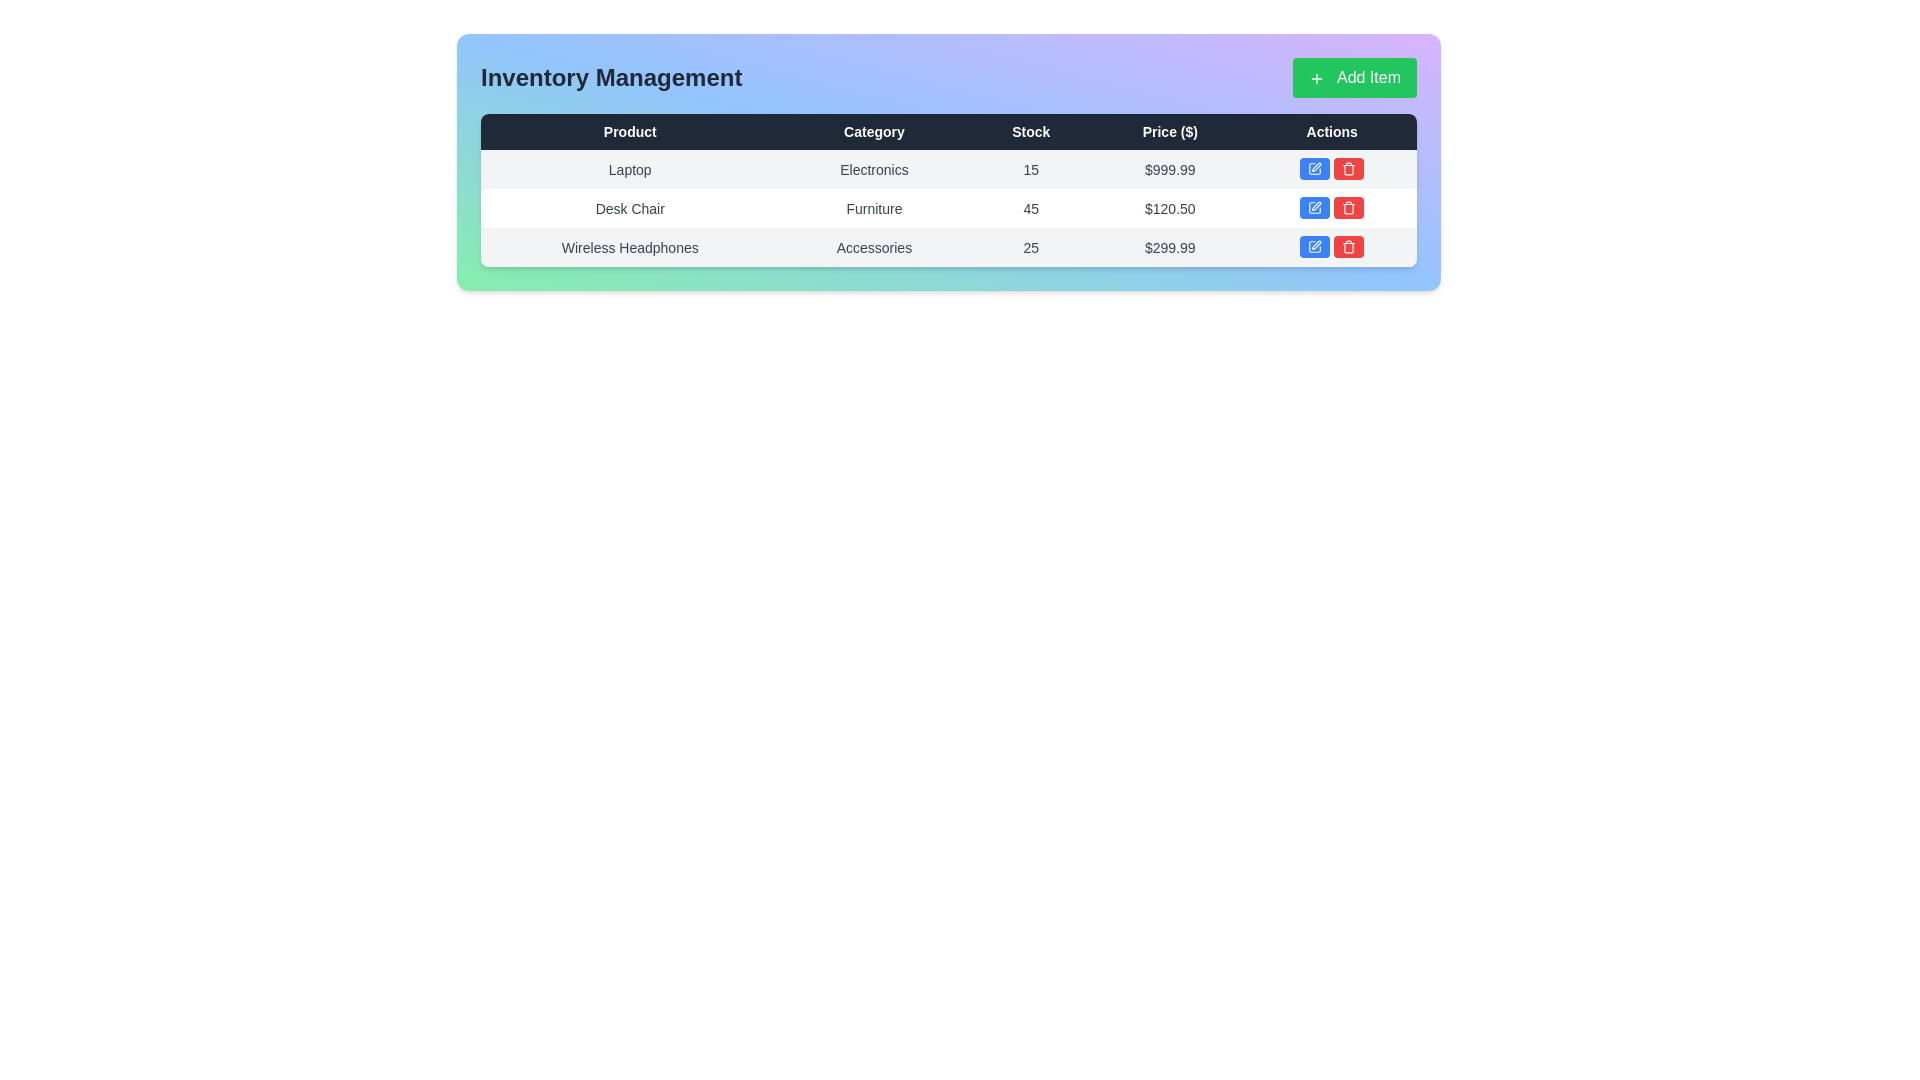 The image size is (1920, 1080). I want to click on the Table Header element that serves as the first header for the column containing product names or descriptions, so click(629, 131).